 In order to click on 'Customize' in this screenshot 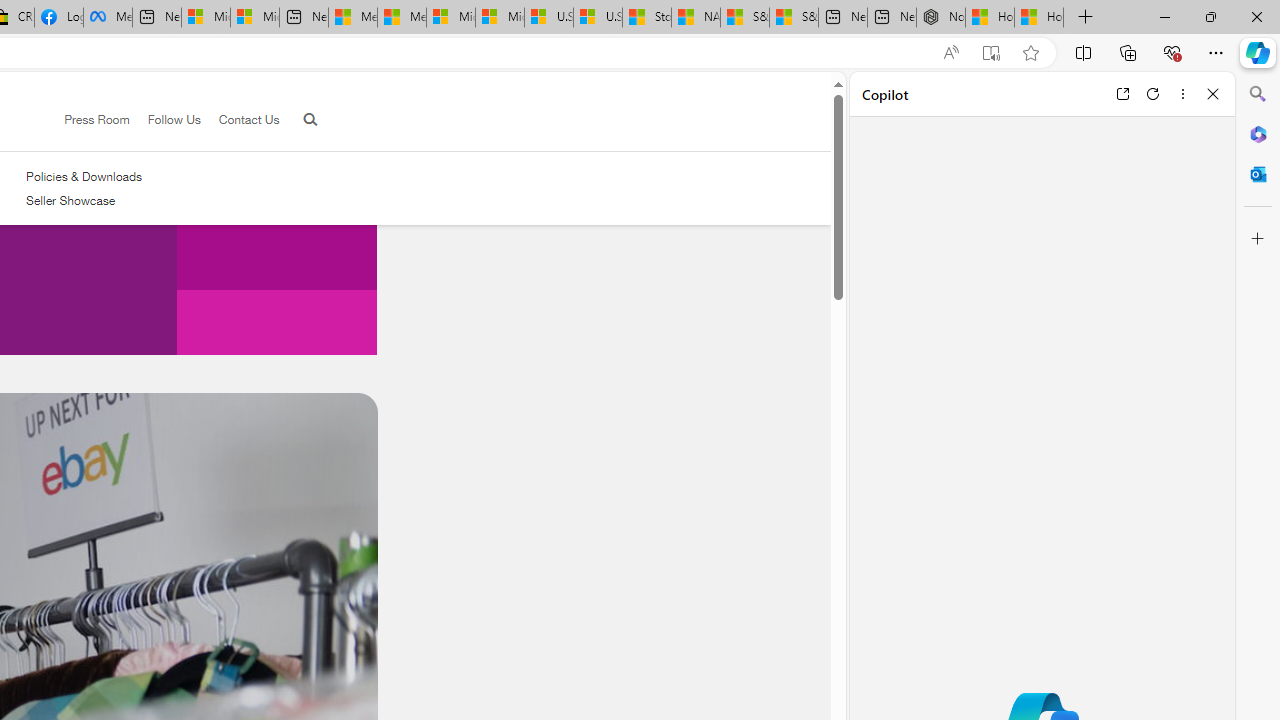, I will do `click(1257, 238)`.